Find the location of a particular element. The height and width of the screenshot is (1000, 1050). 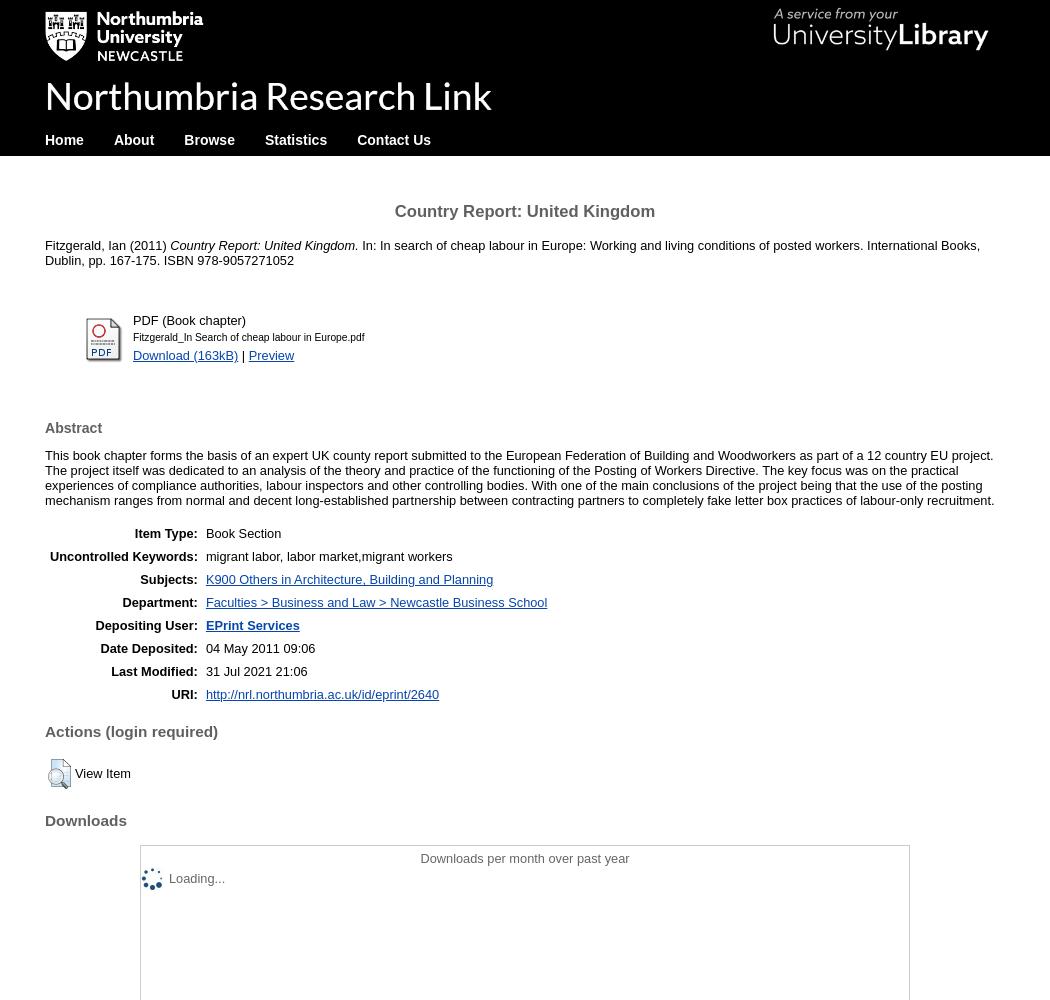

'(2011)' is located at coordinates (147, 244).